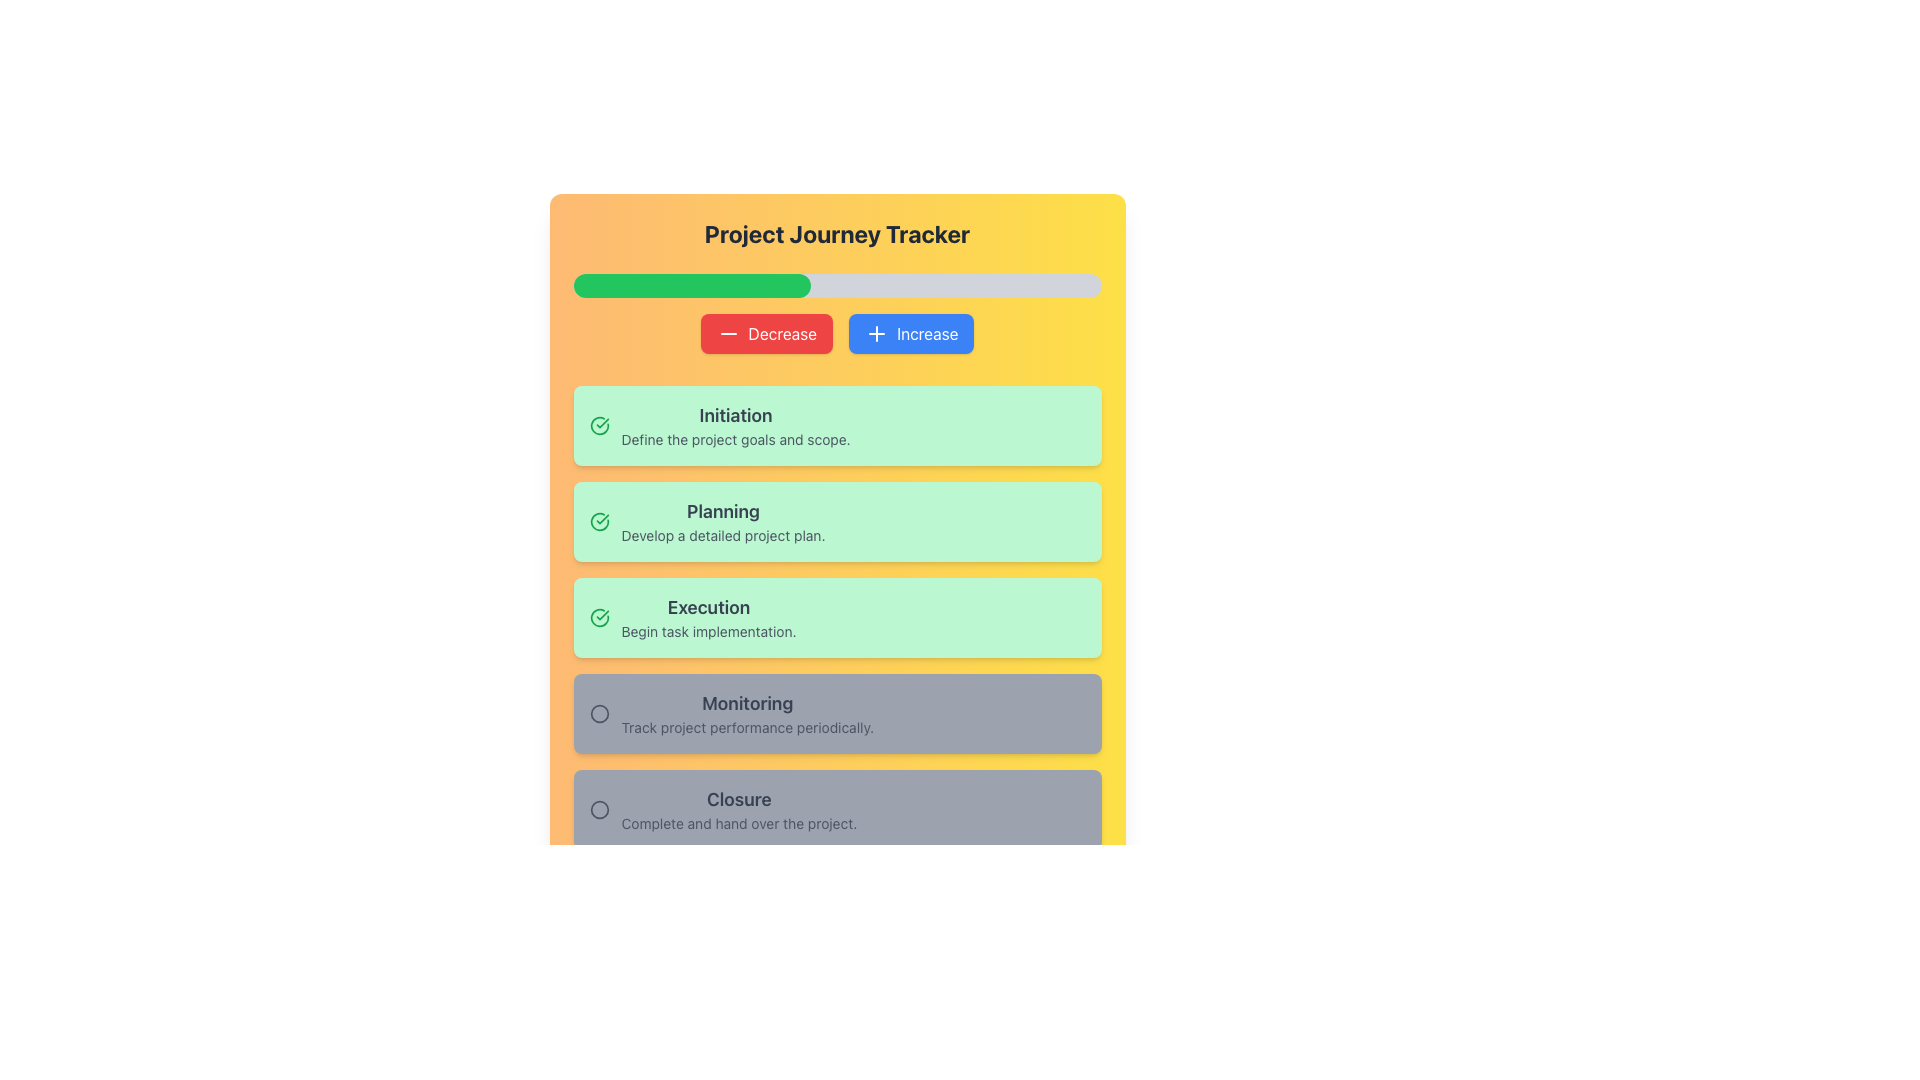 This screenshot has height=1080, width=1920. What do you see at coordinates (765, 333) in the screenshot?
I see `the red 'Decrease' button with a minus icon` at bounding box center [765, 333].